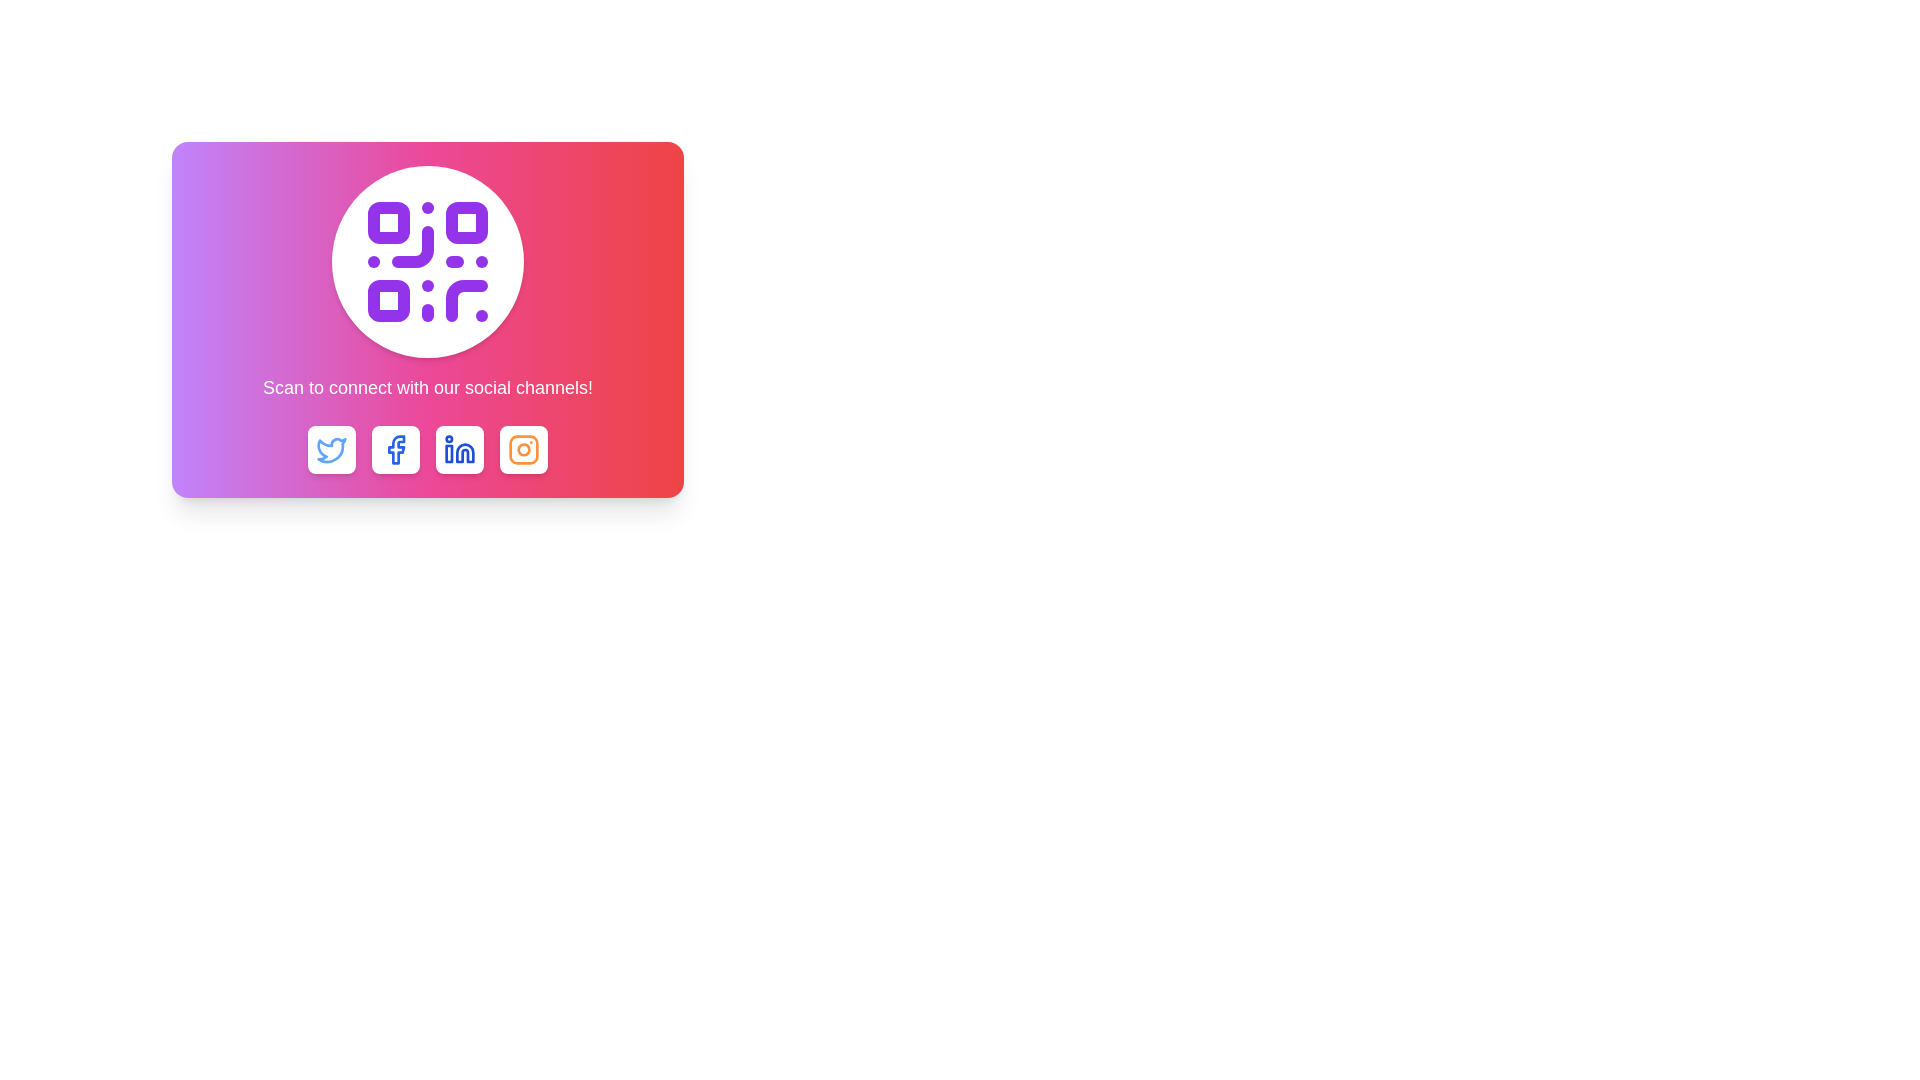  Describe the element at coordinates (396, 450) in the screenshot. I see `the Facebook icon, represented by a stylized blue letter 'F'` at that location.